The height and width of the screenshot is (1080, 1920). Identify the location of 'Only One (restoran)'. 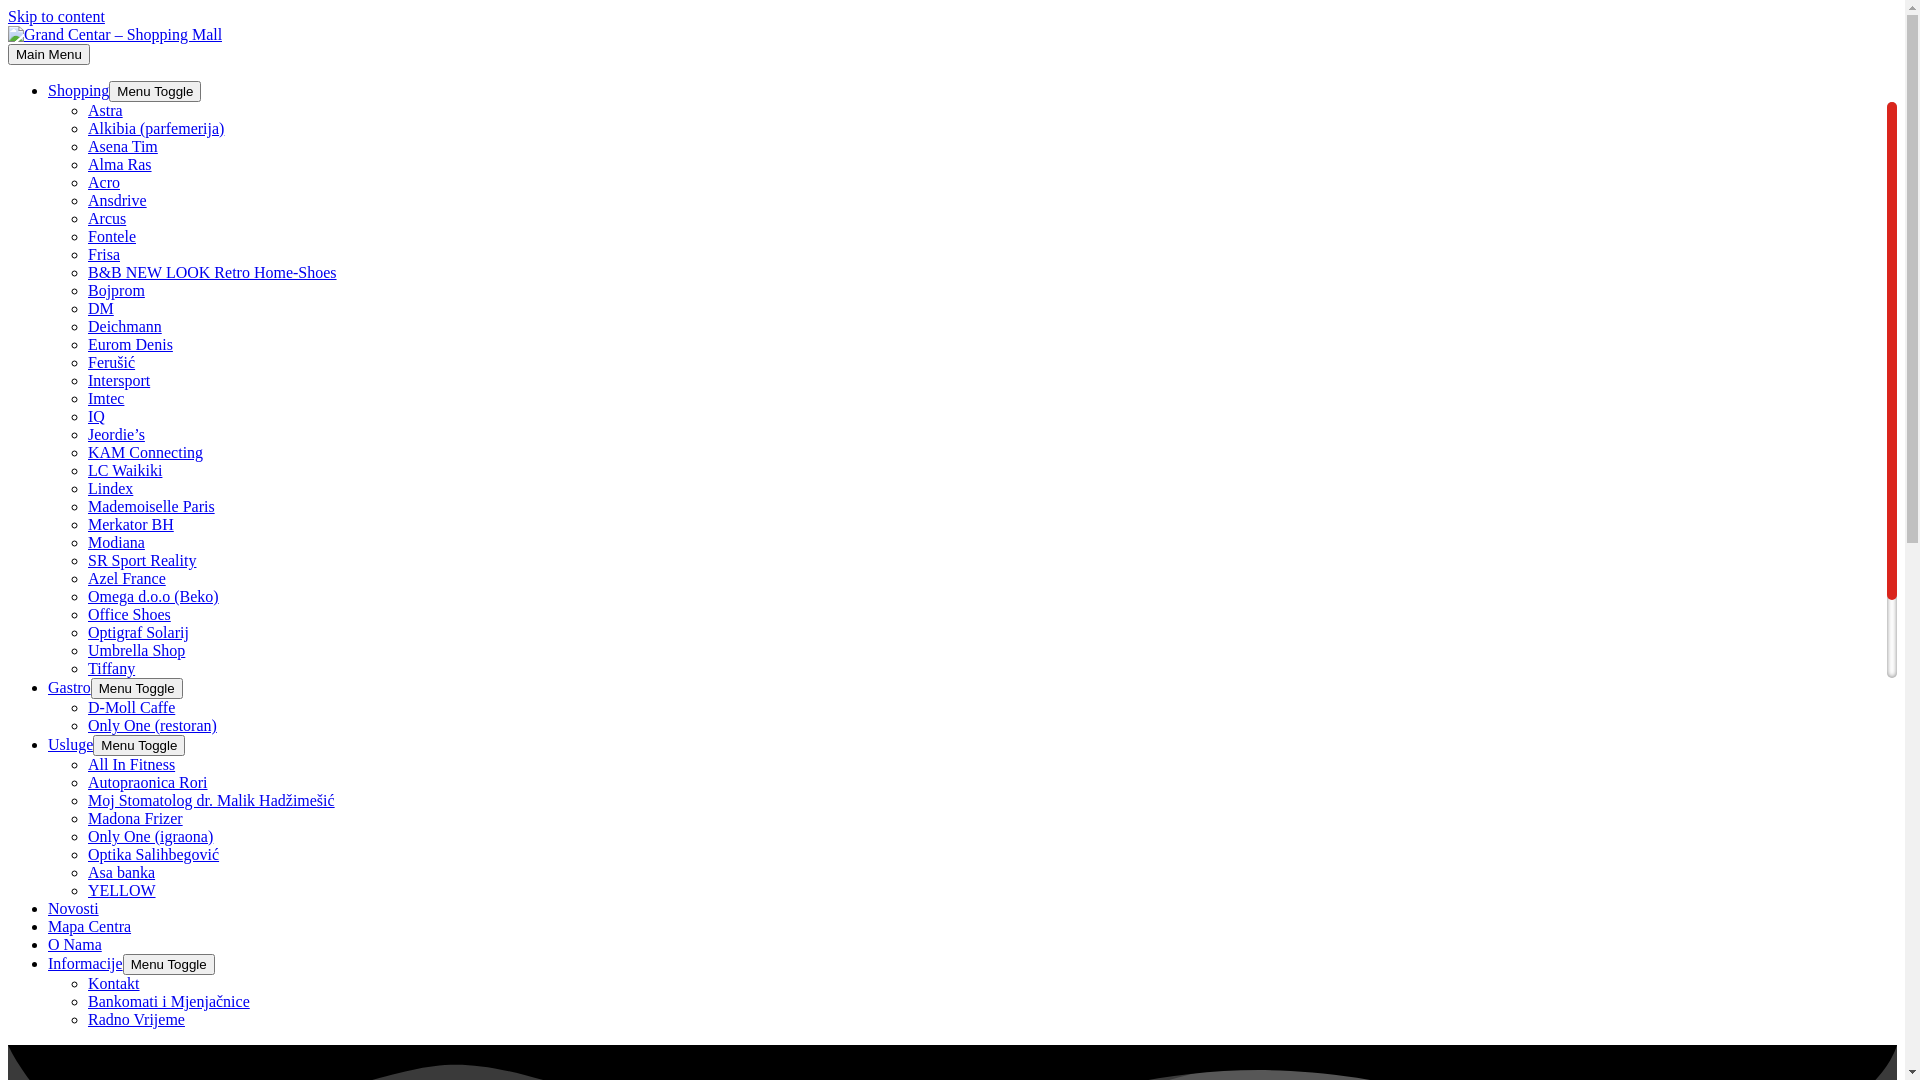
(151, 725).